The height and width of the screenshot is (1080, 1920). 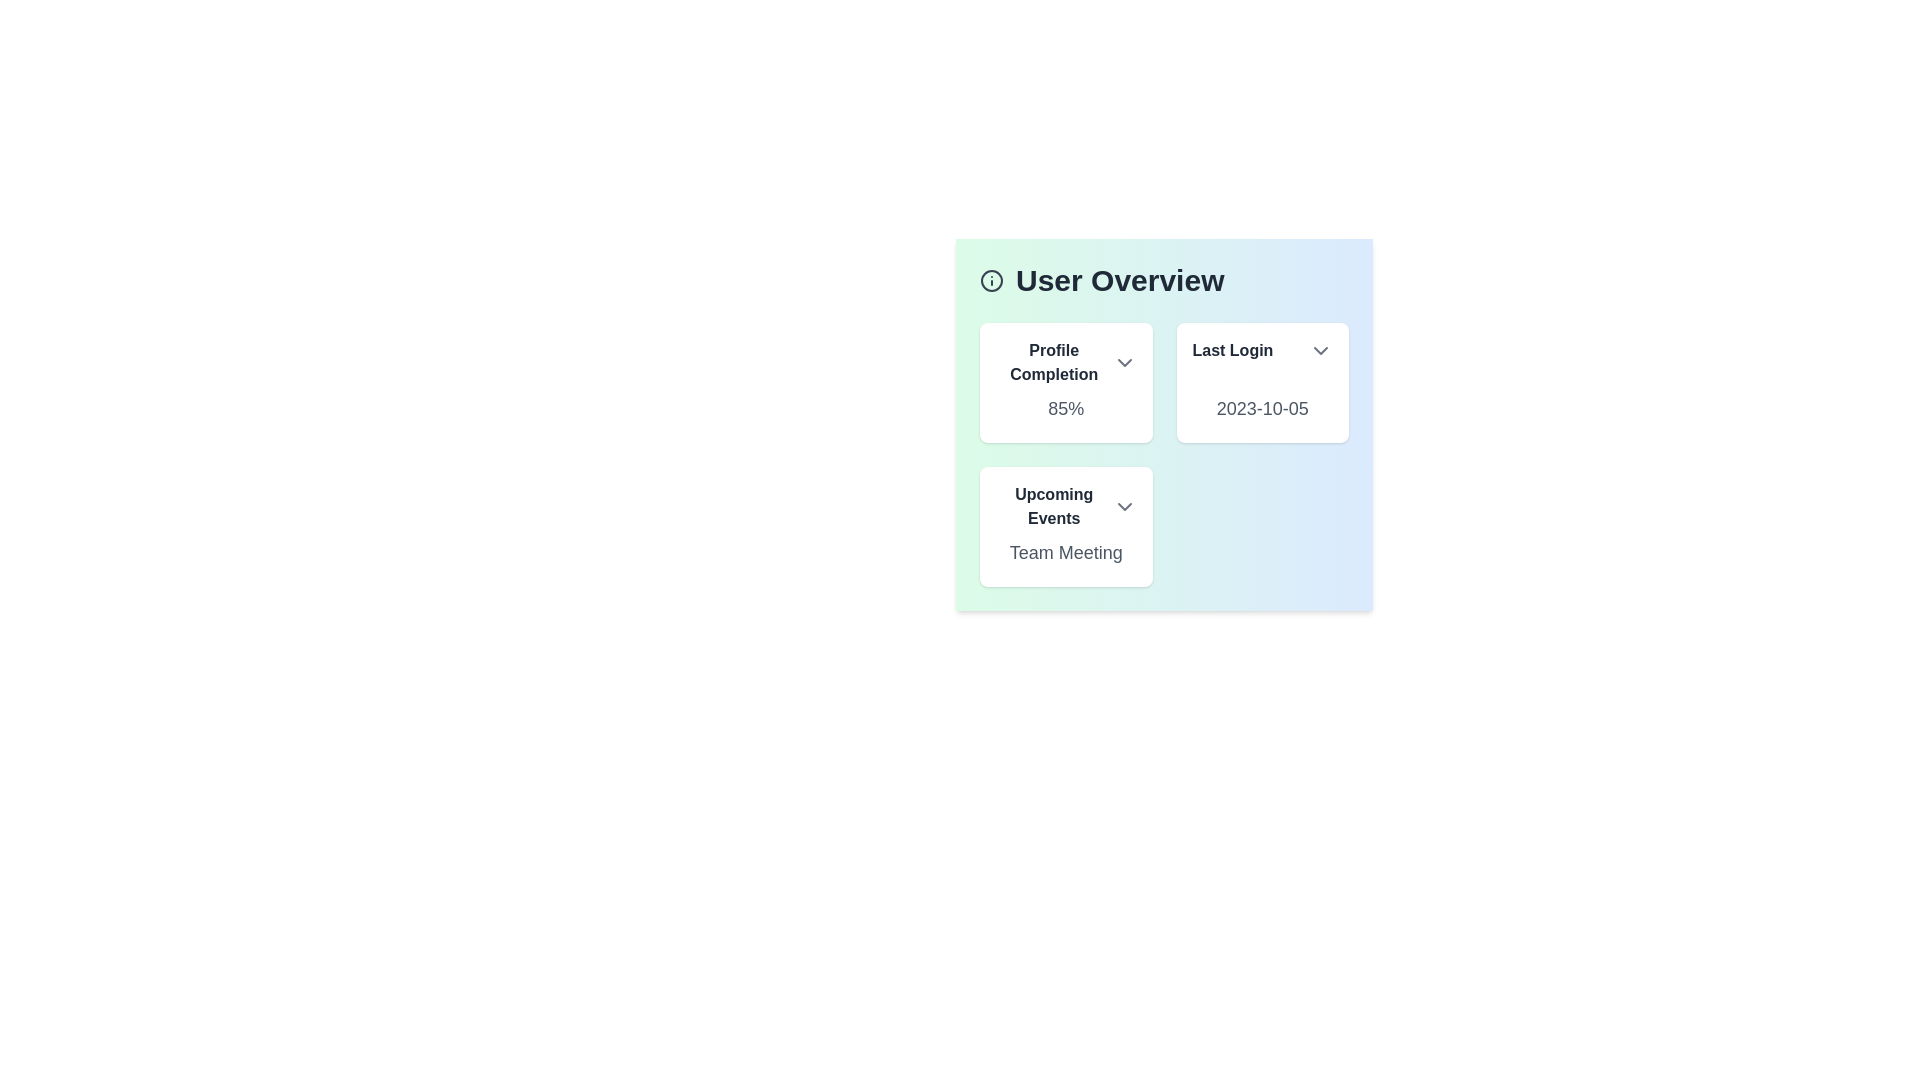 What do you see at coordinates (1261, 407) in the screenshot?
I see `the informational text label displaying the last login date of the user, located below the 'Last Login' text in the 'User Overview' section` at bounding box center [1261, 407].